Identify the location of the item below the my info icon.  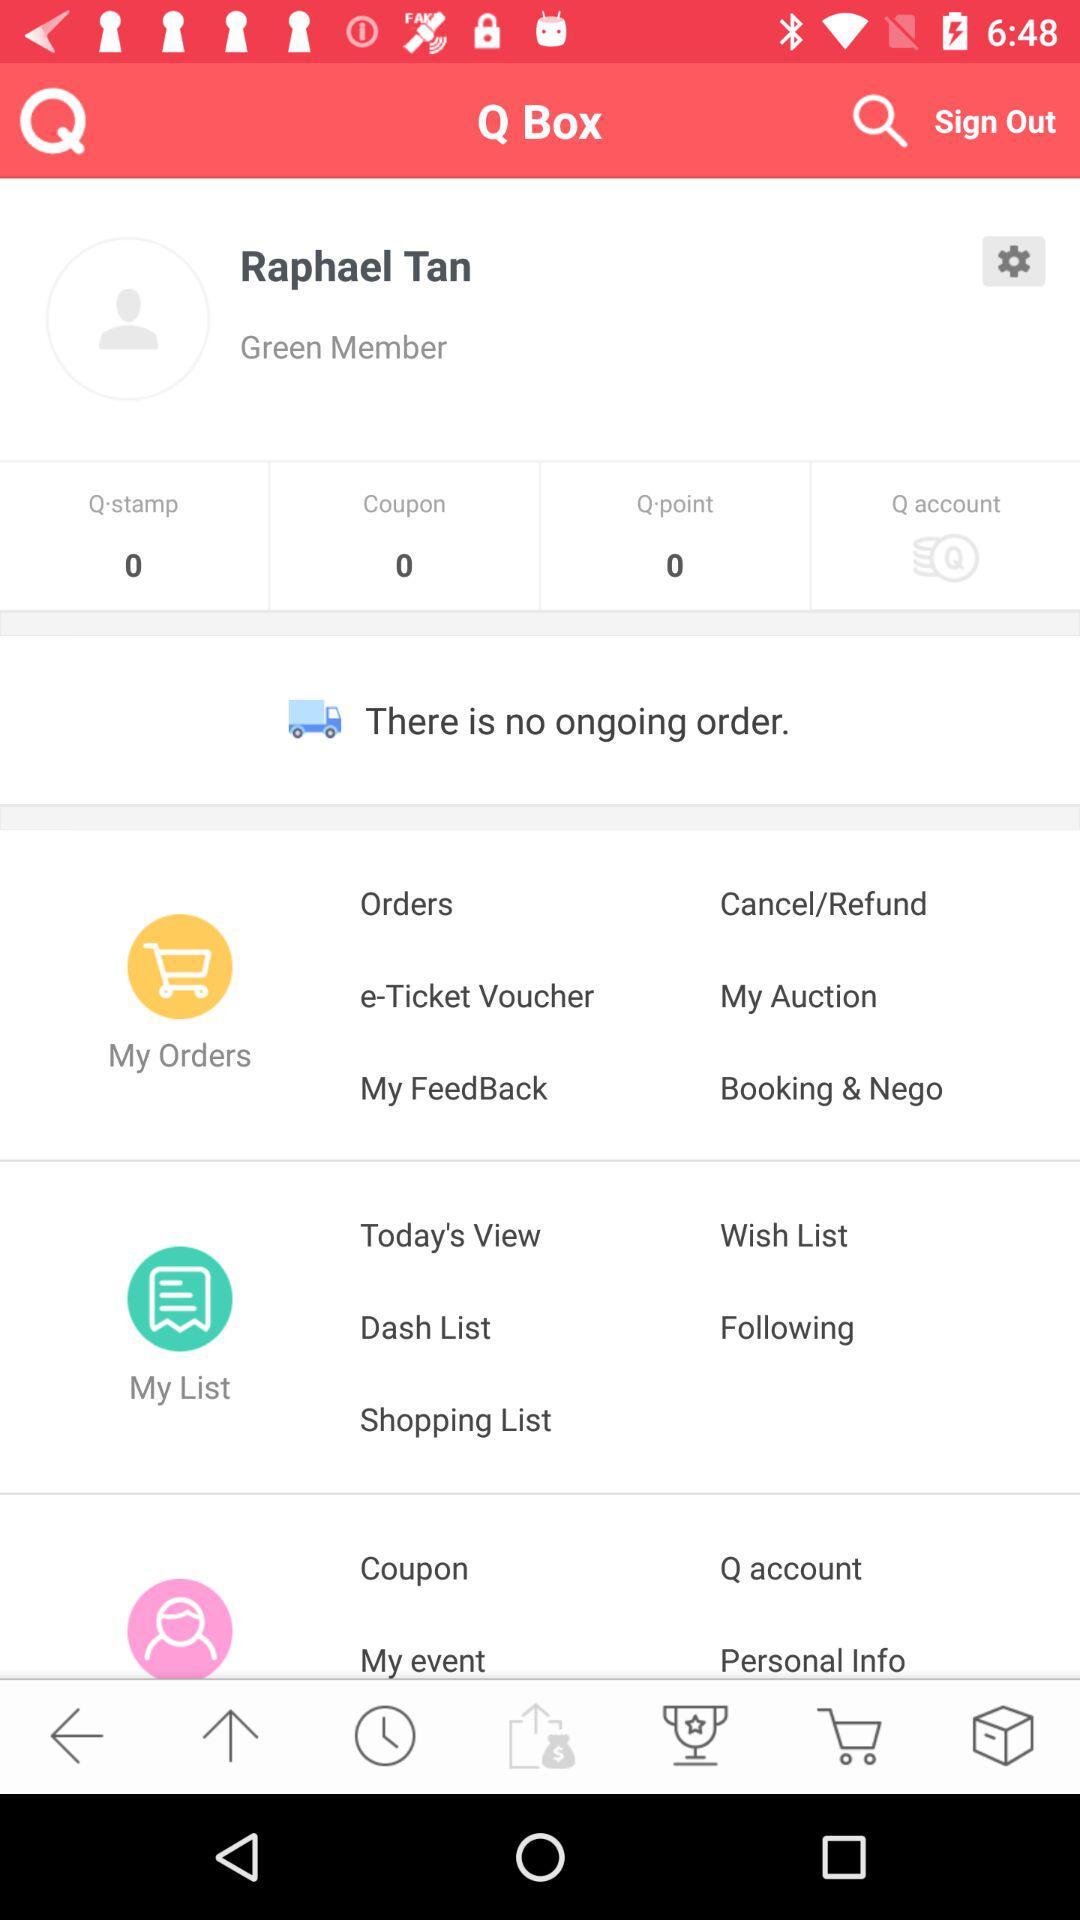
(229, 1734).